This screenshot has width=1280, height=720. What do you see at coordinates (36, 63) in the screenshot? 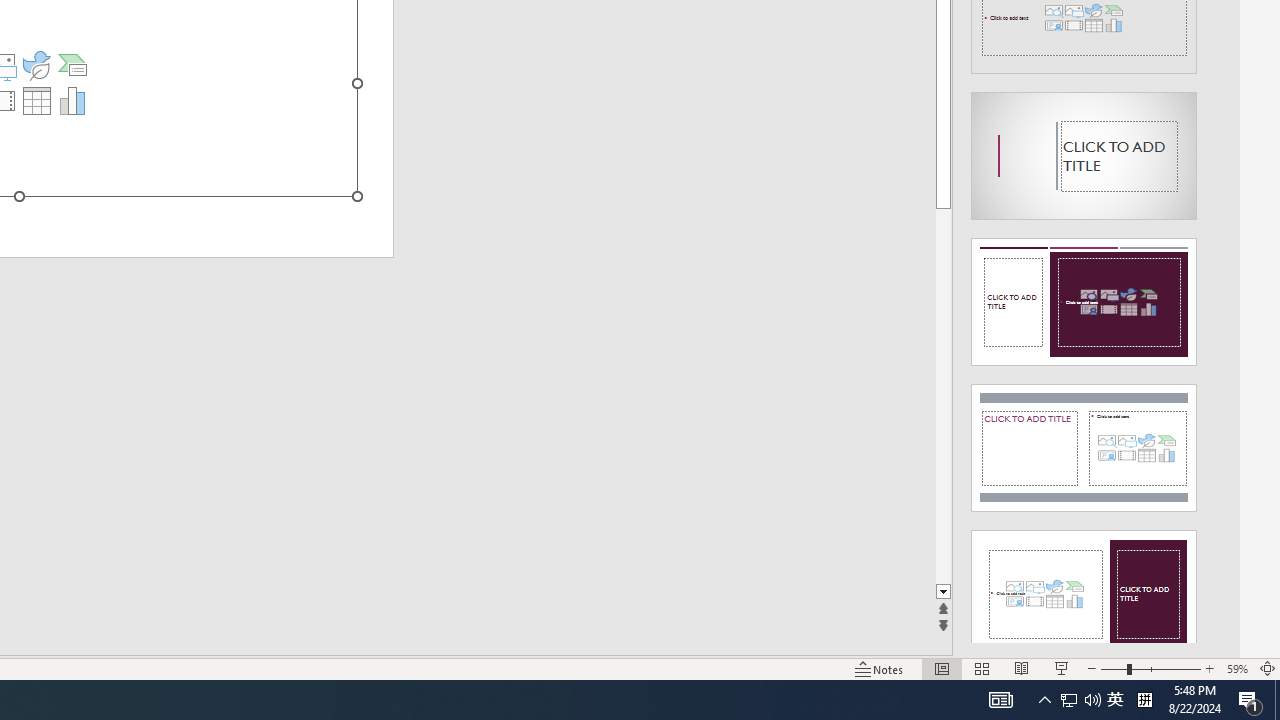
I see `'Insert an Icon'` at bounding box center [36, 63].